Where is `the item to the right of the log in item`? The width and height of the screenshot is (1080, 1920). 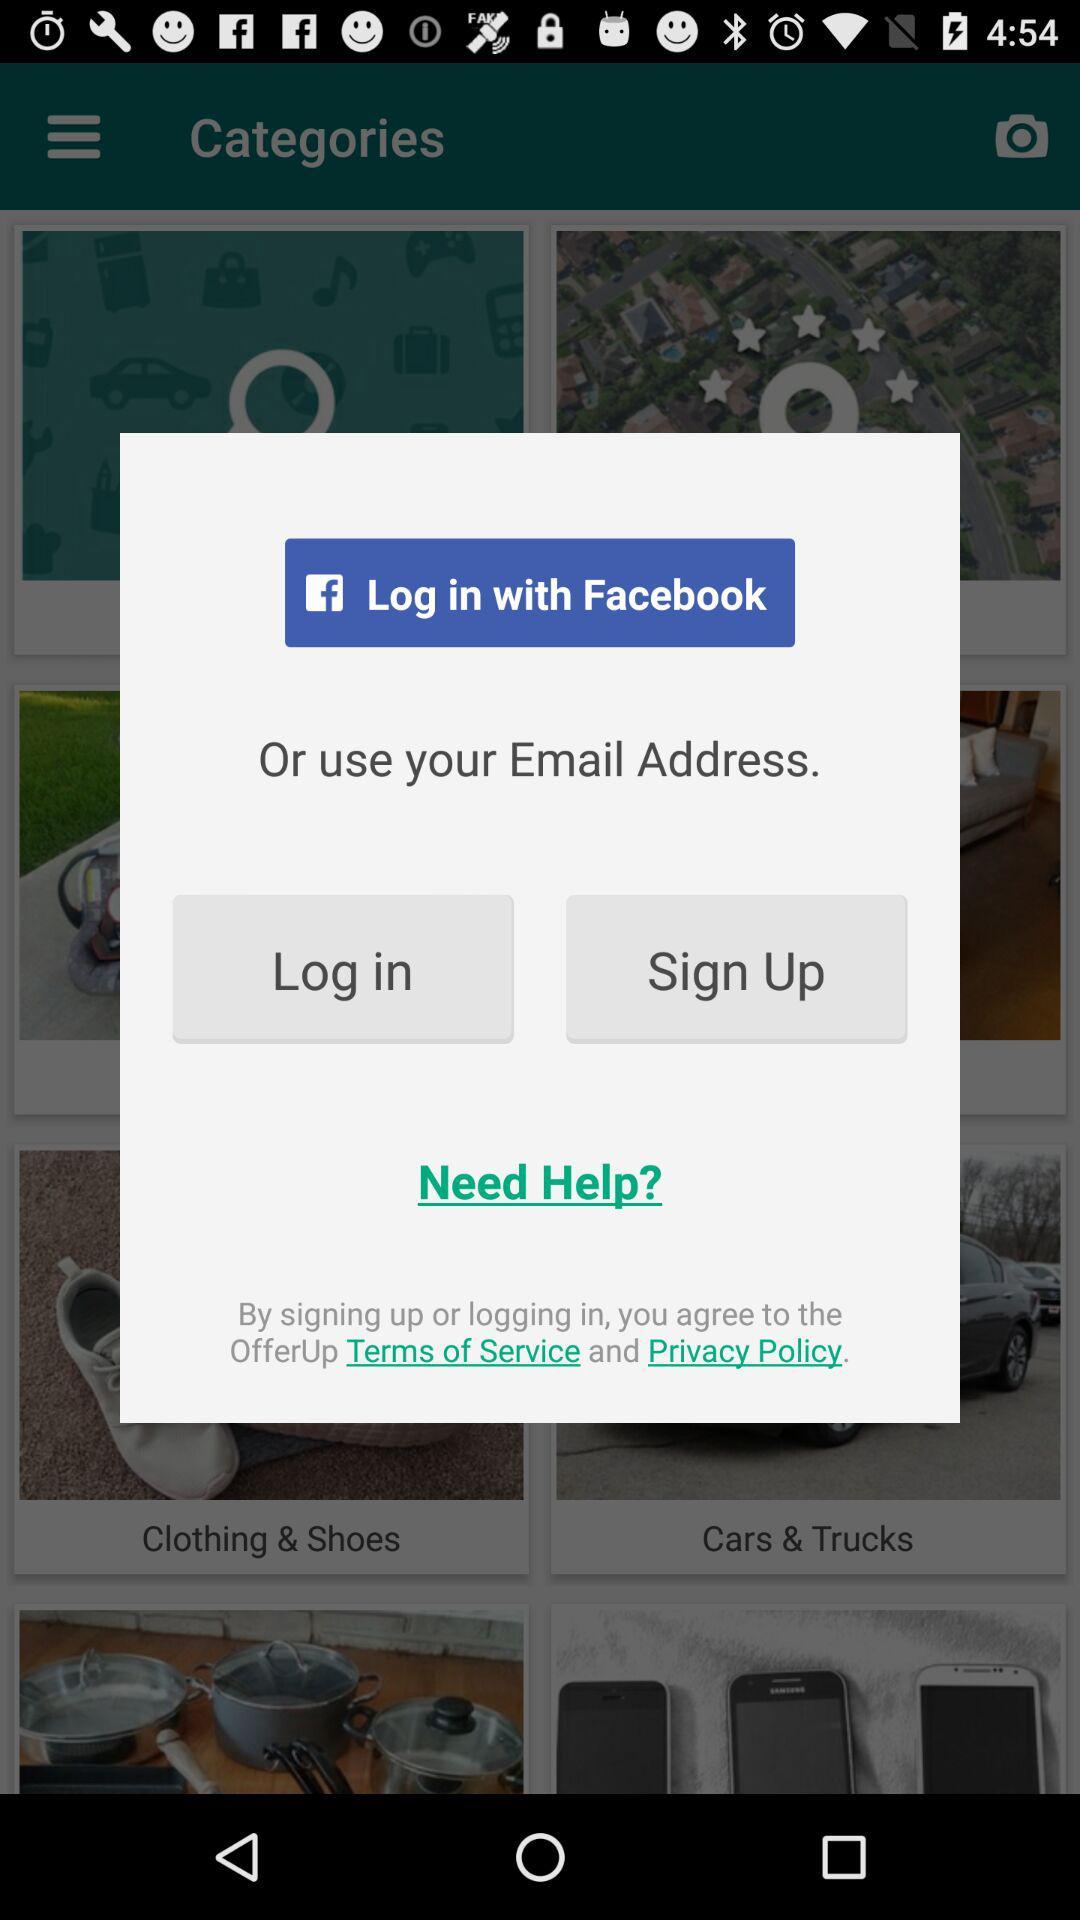
the item to the right of the log in item is located at coordinates (736, 969).